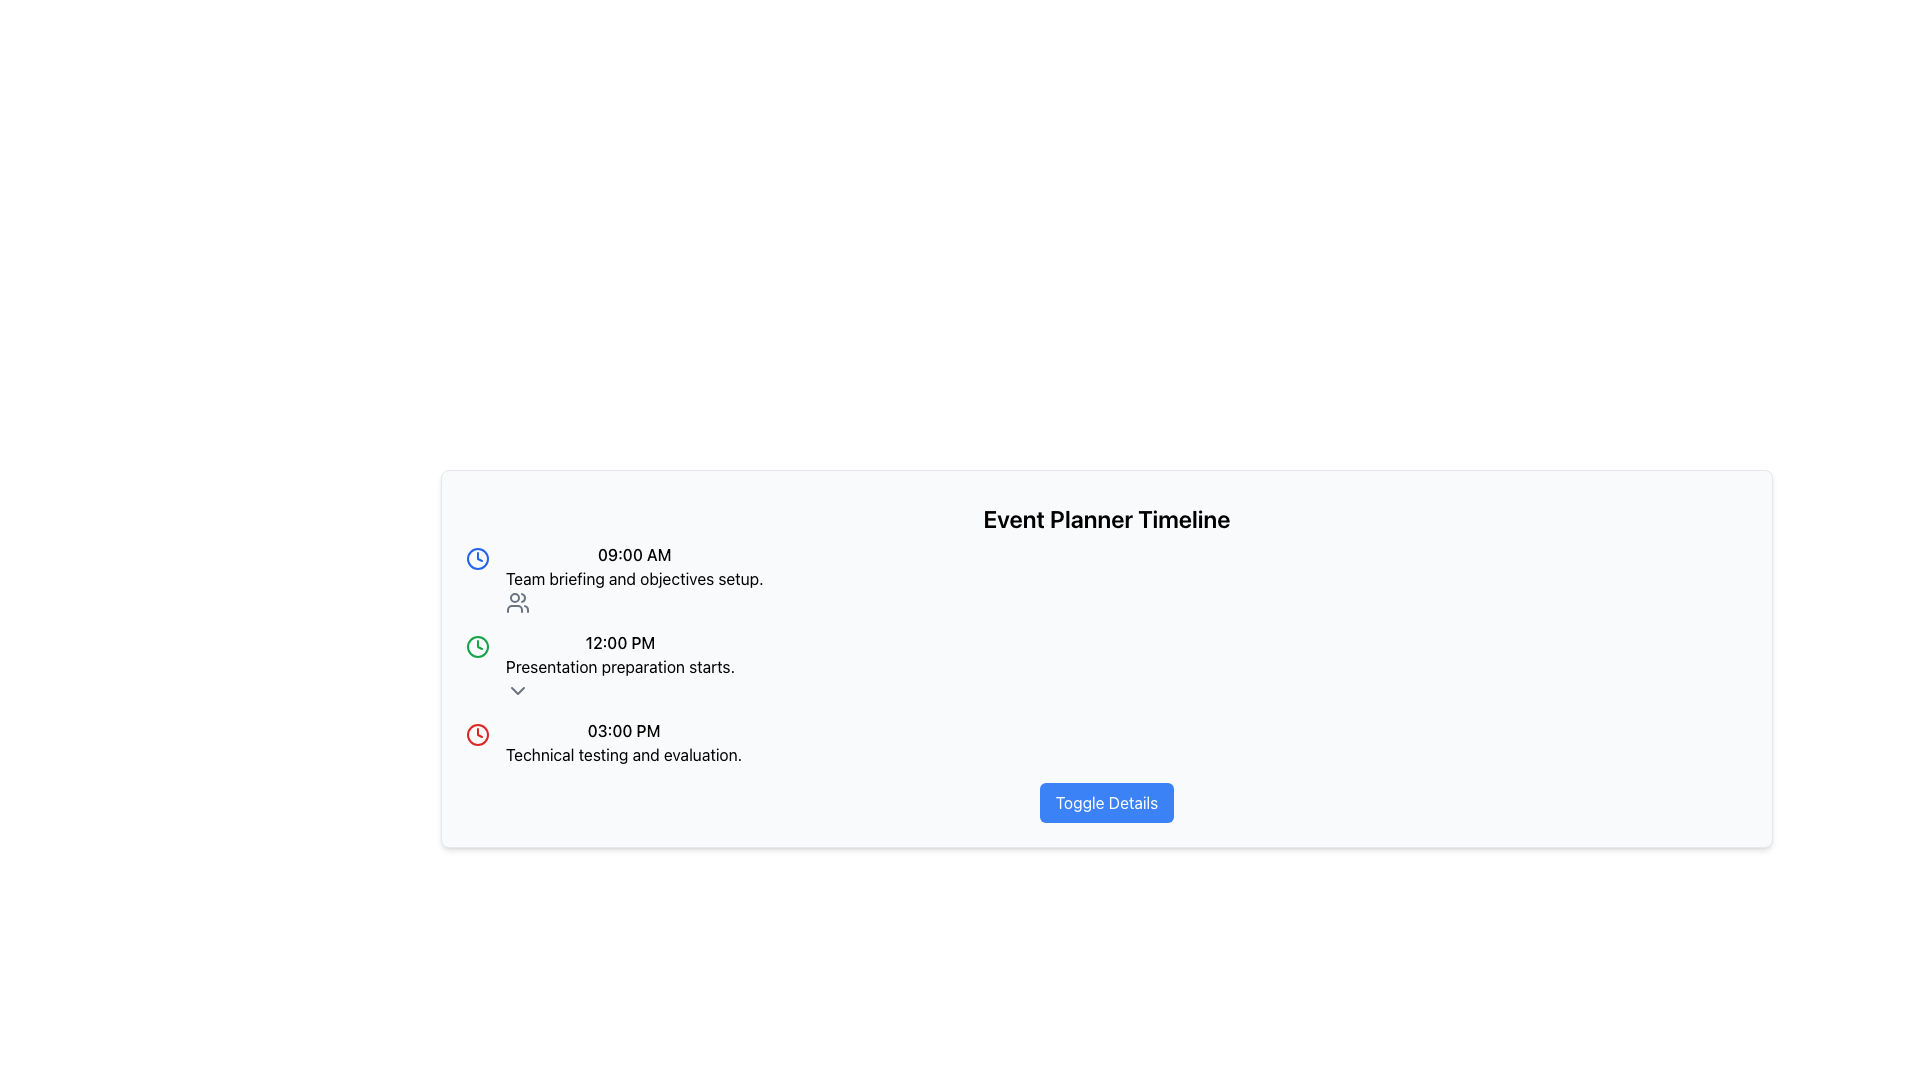 The height and width of the screenshot is (1080, 1920). I want to click on details of the second event in the vertical timeline, which is located to the left of a green clock icon and between the 09:00 AM and 03:00 PM events, so click(619, 667).